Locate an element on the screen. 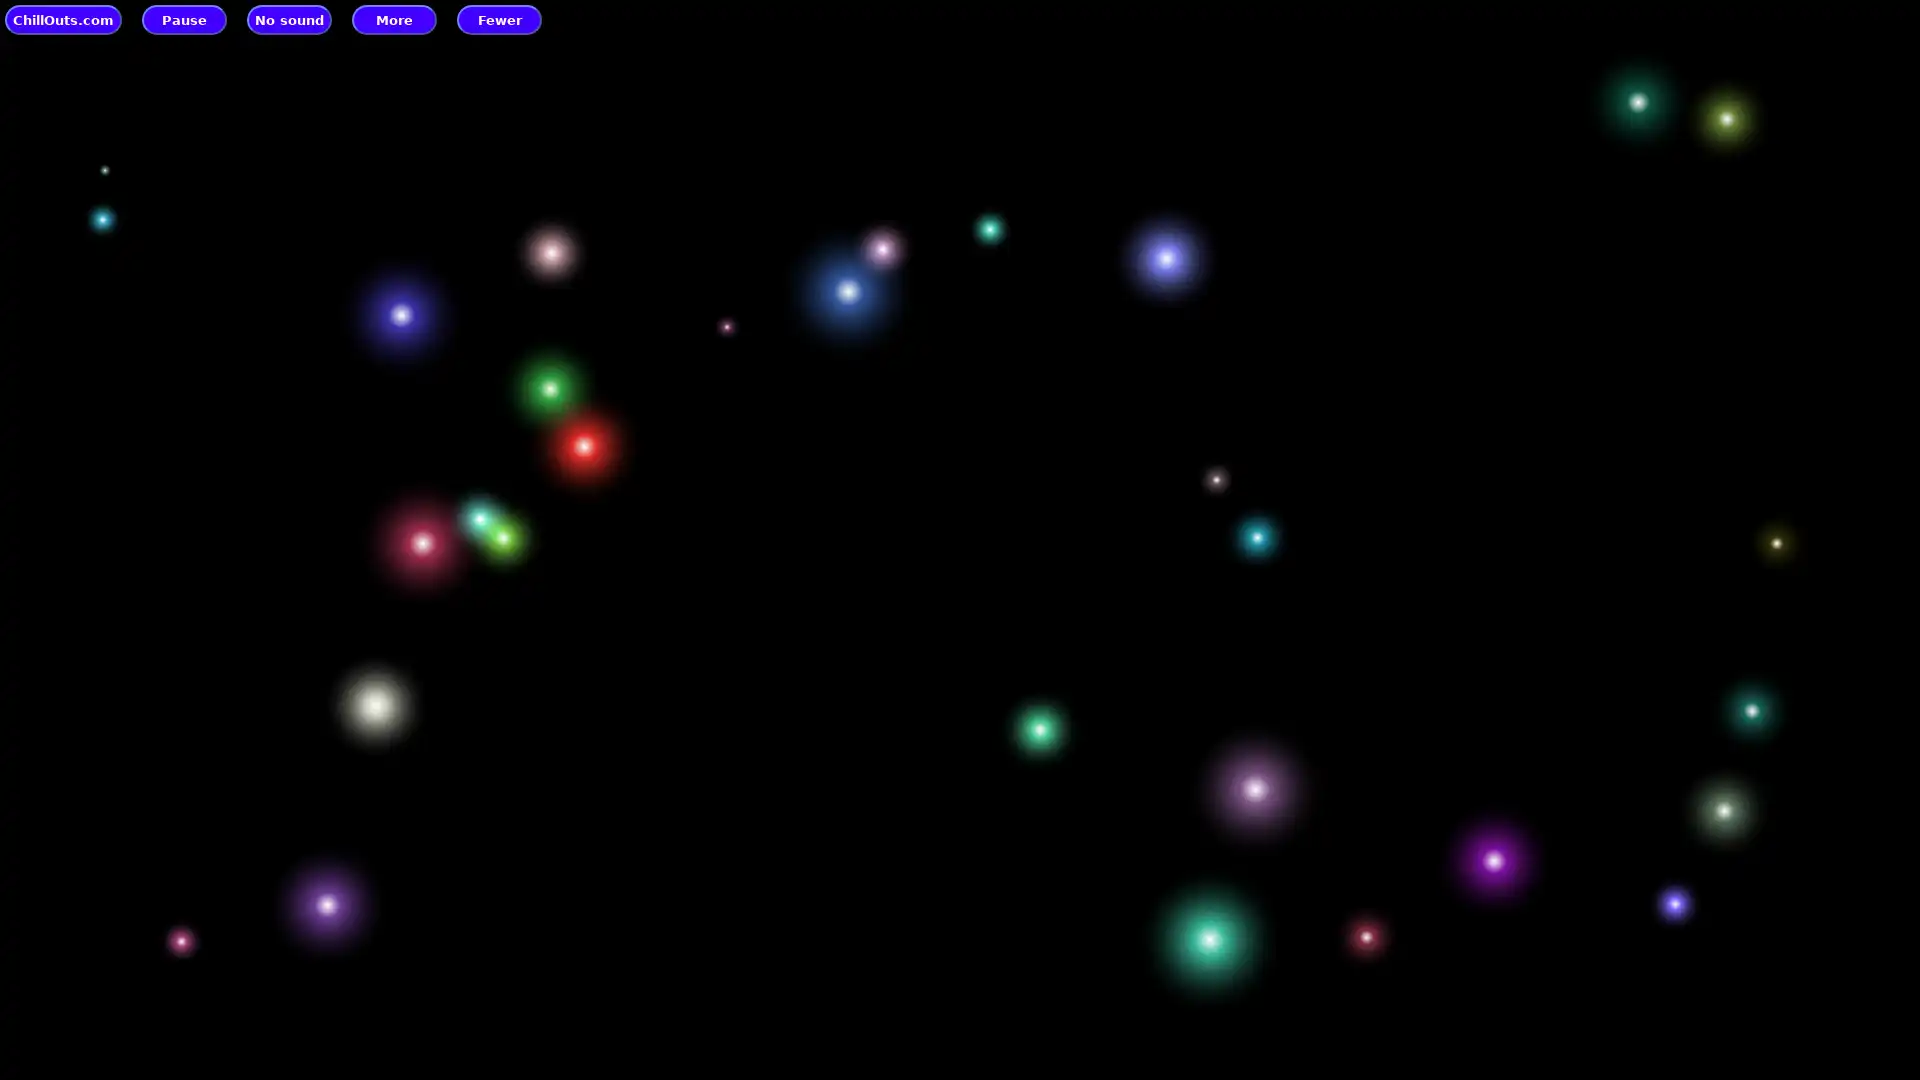 Image resolution: width=1920 pixels, height=1080 pixels. Pause is located at coordinates (184, 19).